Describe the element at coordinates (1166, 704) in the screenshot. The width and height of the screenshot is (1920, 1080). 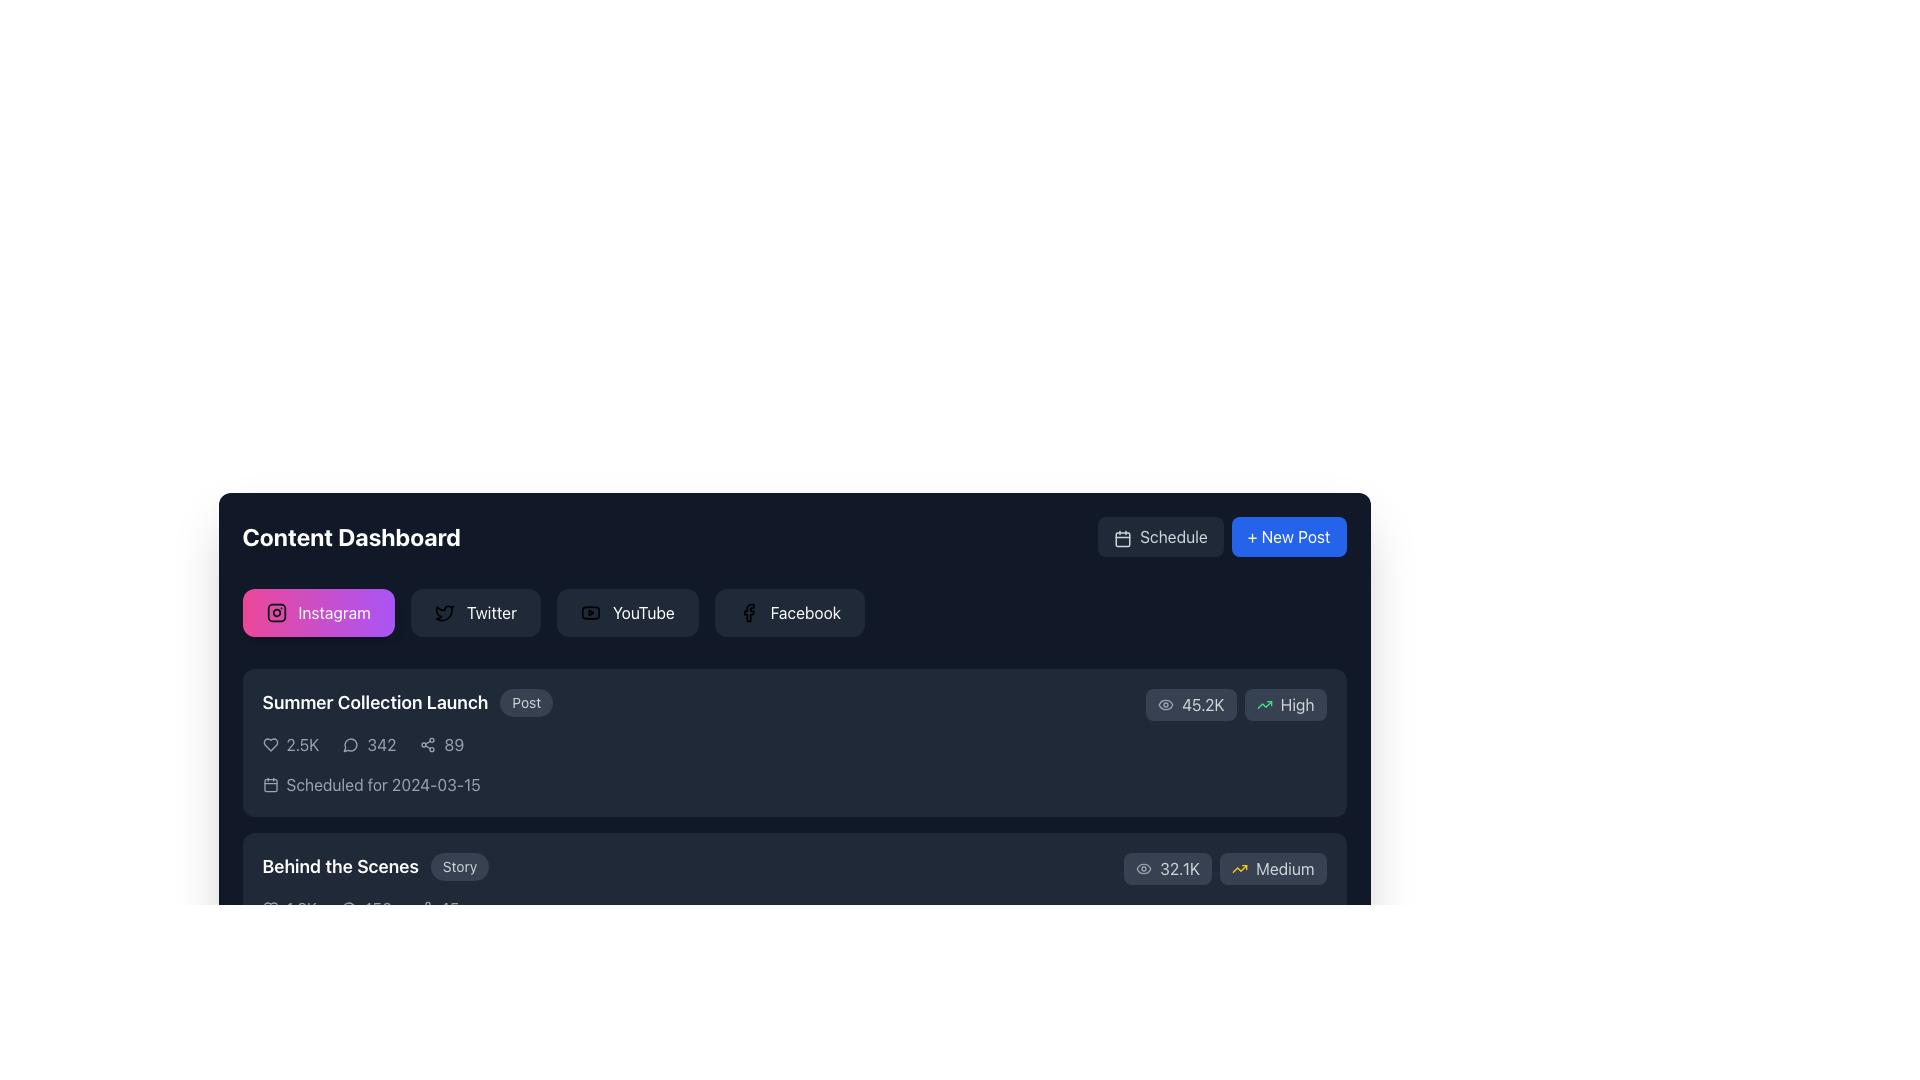
I see `the Eye symbol icon that visually indicates visibility metrics, located inside a rounded rectangle near the '45.2K' text and adjacent to a 'High' badge` at that location.